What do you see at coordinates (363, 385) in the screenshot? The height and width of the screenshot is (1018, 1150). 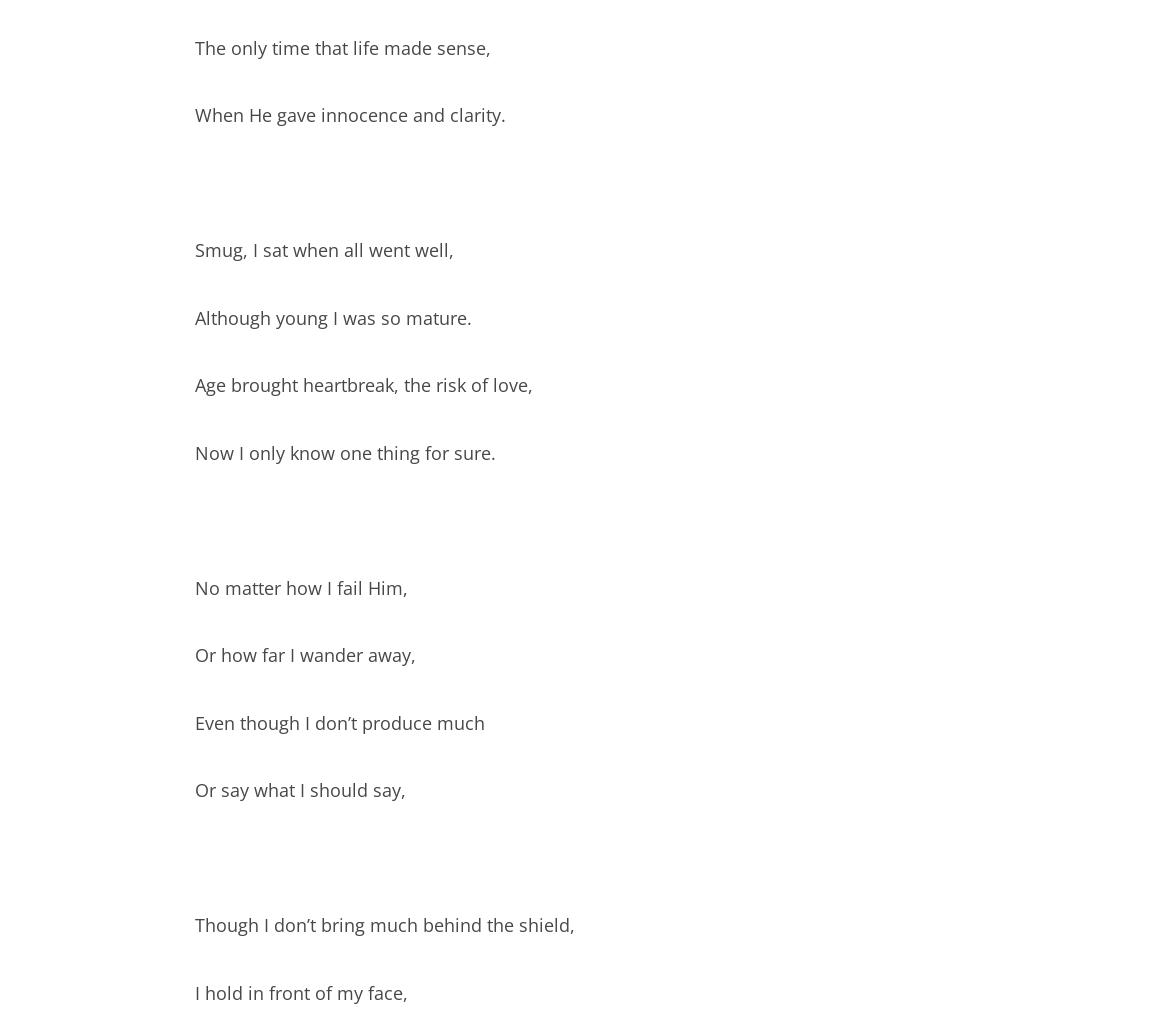 I see `'Age brought heartbreak, the risk of love,'` at bounding box center [363, 385].